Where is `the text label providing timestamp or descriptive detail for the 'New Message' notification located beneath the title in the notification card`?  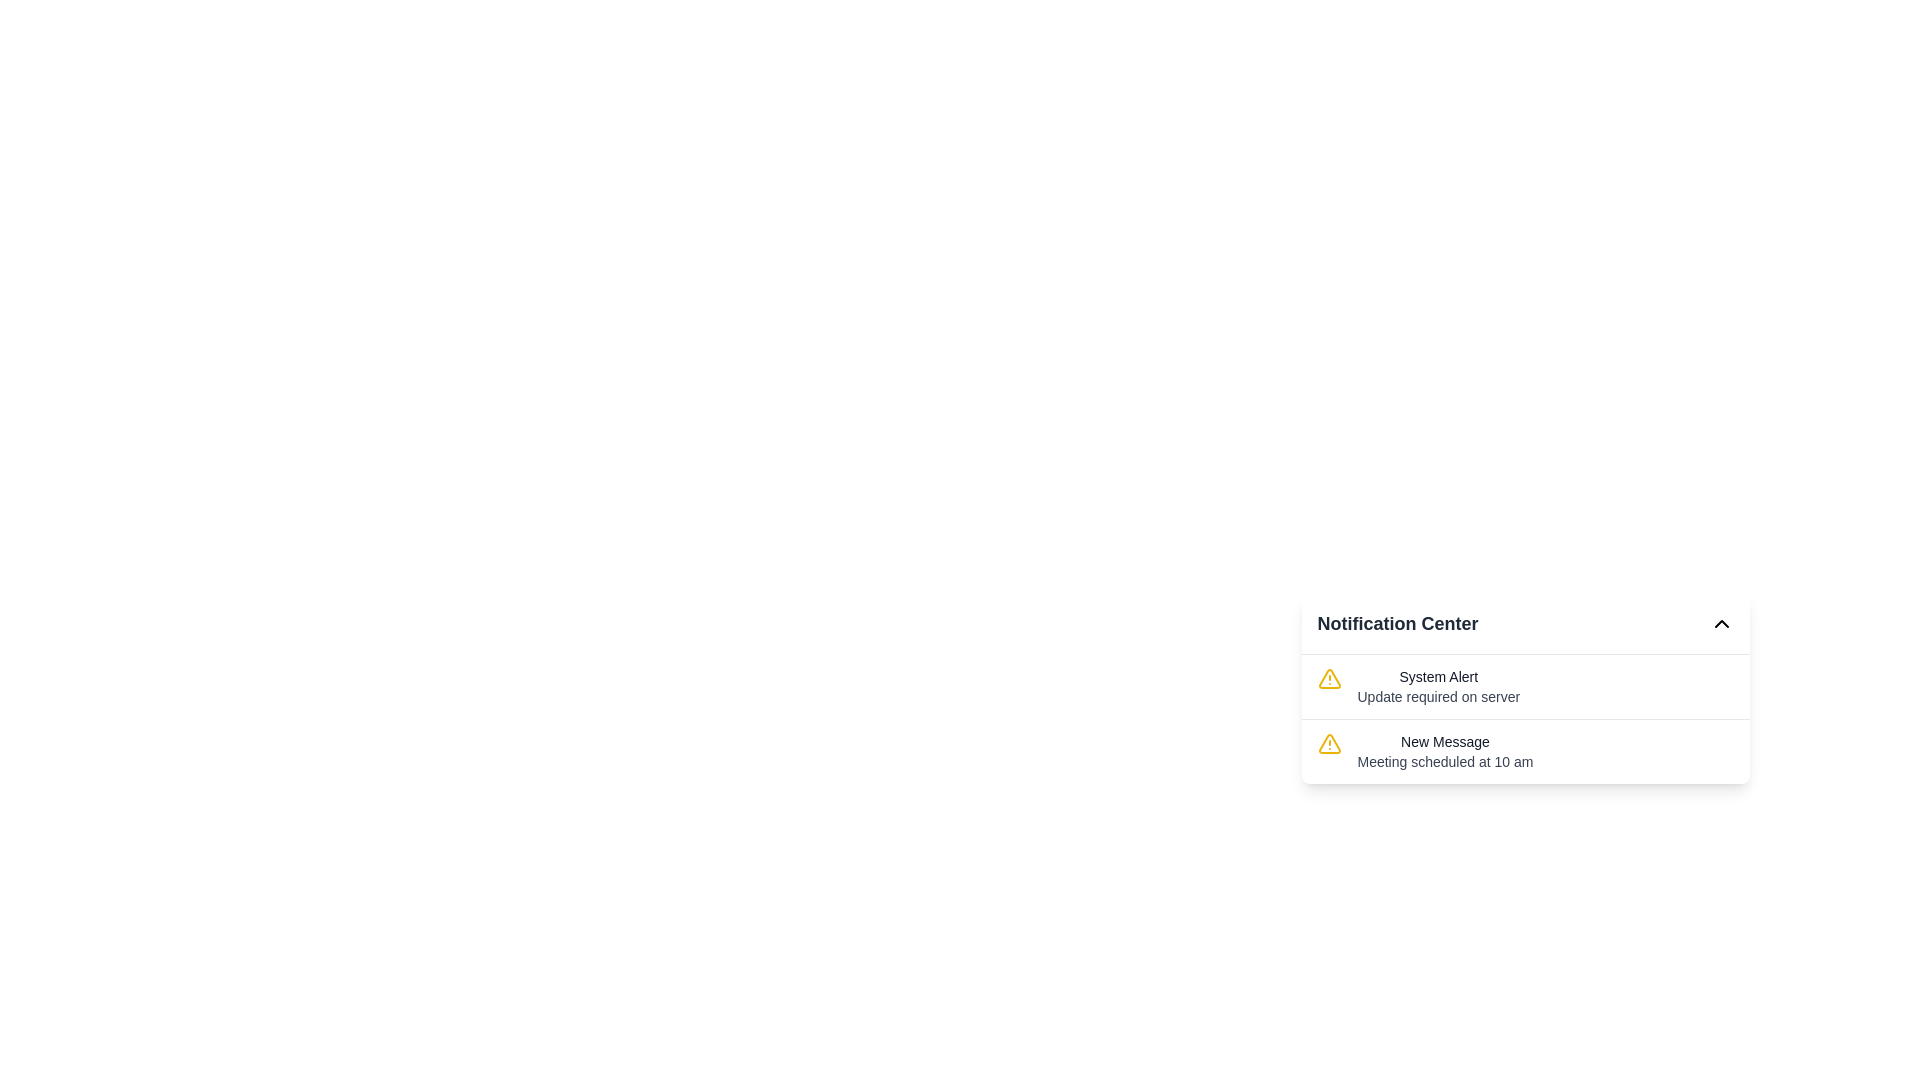 the text label providing timestamp or descriptive detail for the 'New Message' notification located beneath the title in the notification card is located at coordinates (1445, 762).